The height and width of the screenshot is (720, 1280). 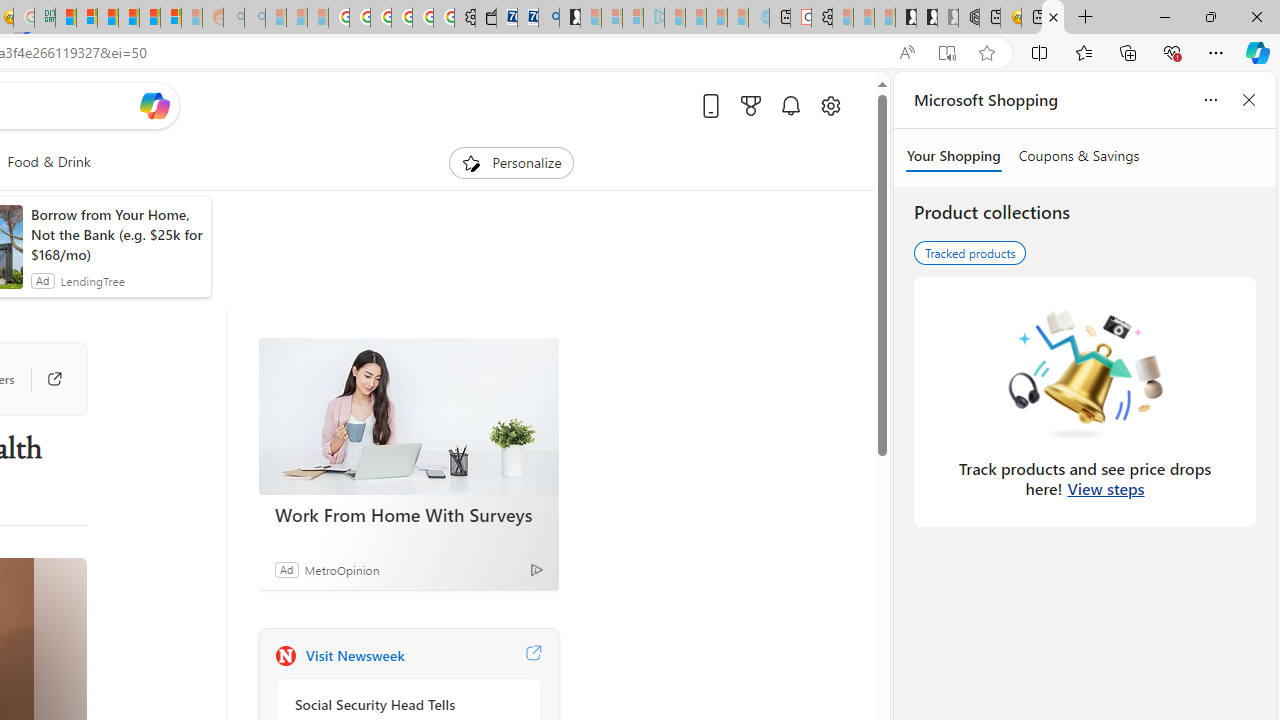 I want to click on 'Microsoft rewards', so click(x=749, y=105).